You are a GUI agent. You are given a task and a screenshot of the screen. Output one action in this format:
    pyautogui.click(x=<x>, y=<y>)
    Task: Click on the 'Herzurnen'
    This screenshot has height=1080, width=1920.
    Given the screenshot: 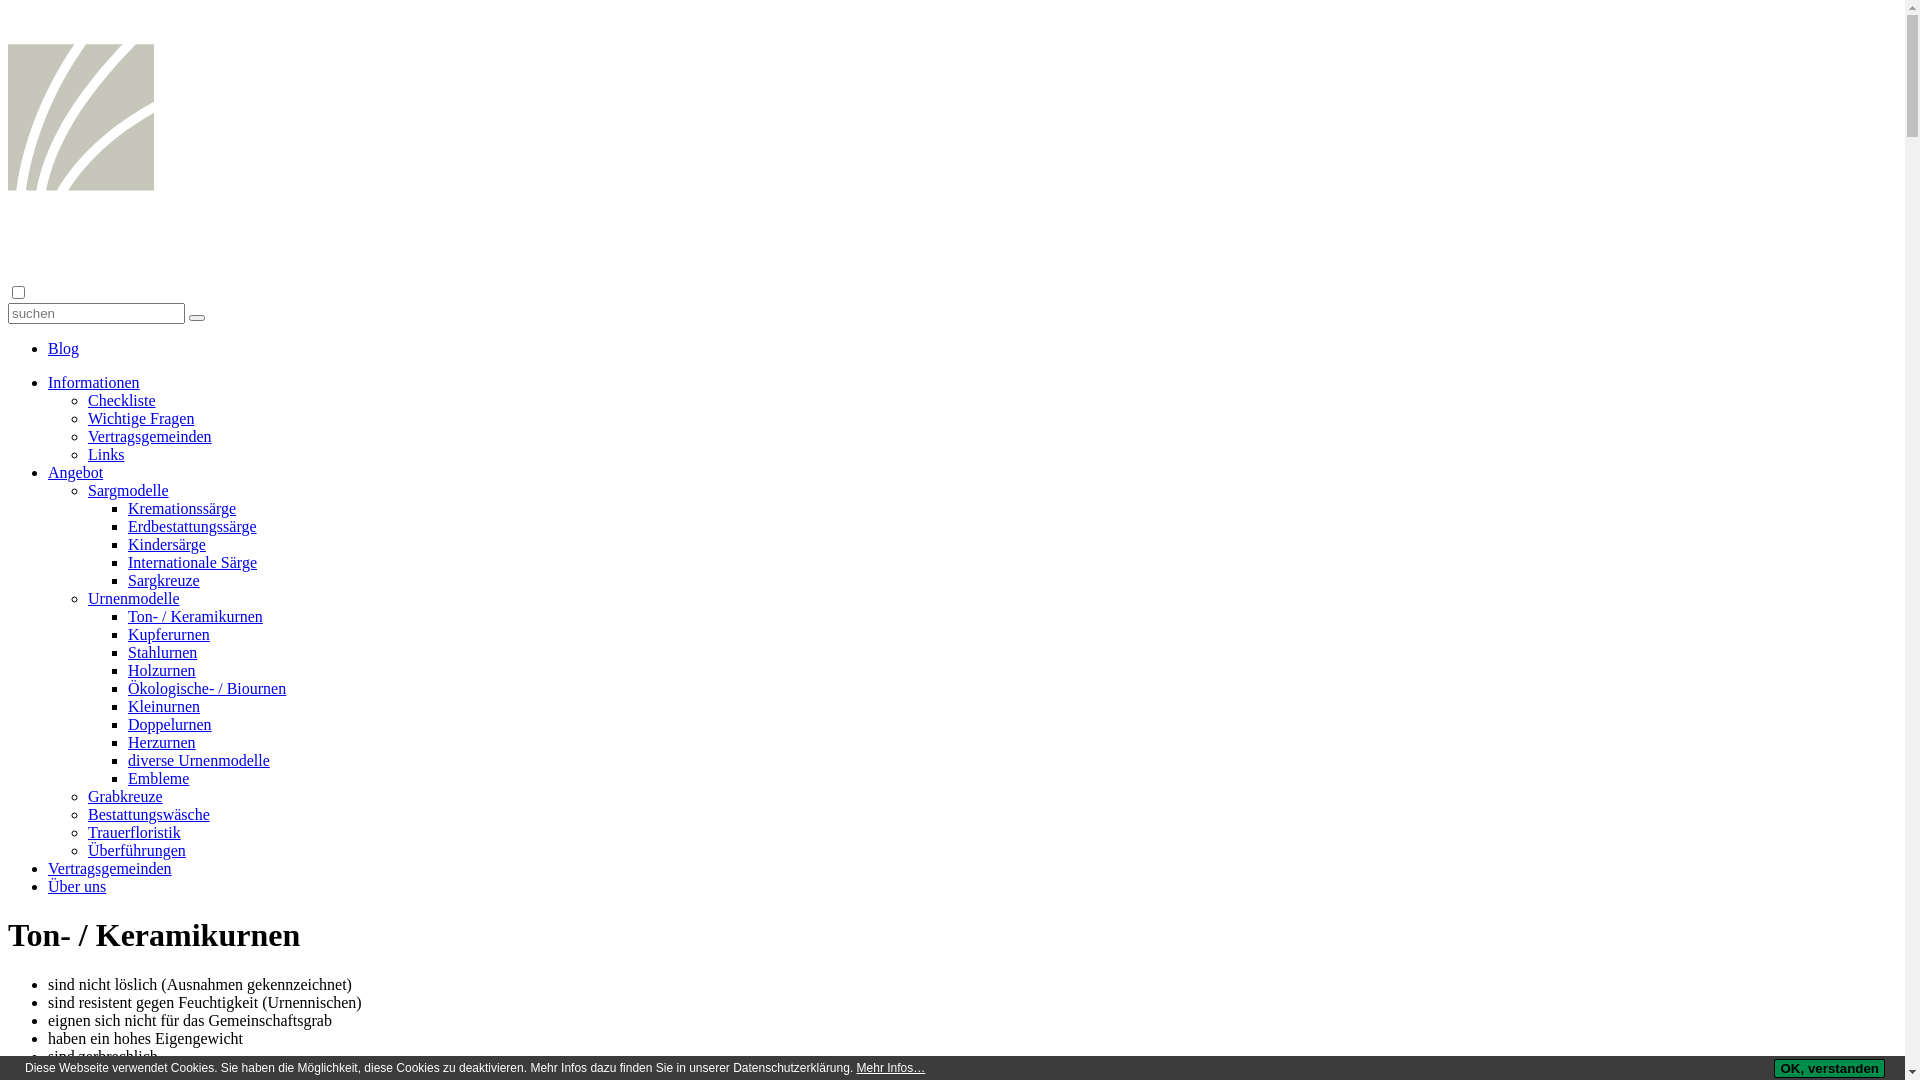 What is the action you would take?
    pyautogui.click(x=127, y=742)
    